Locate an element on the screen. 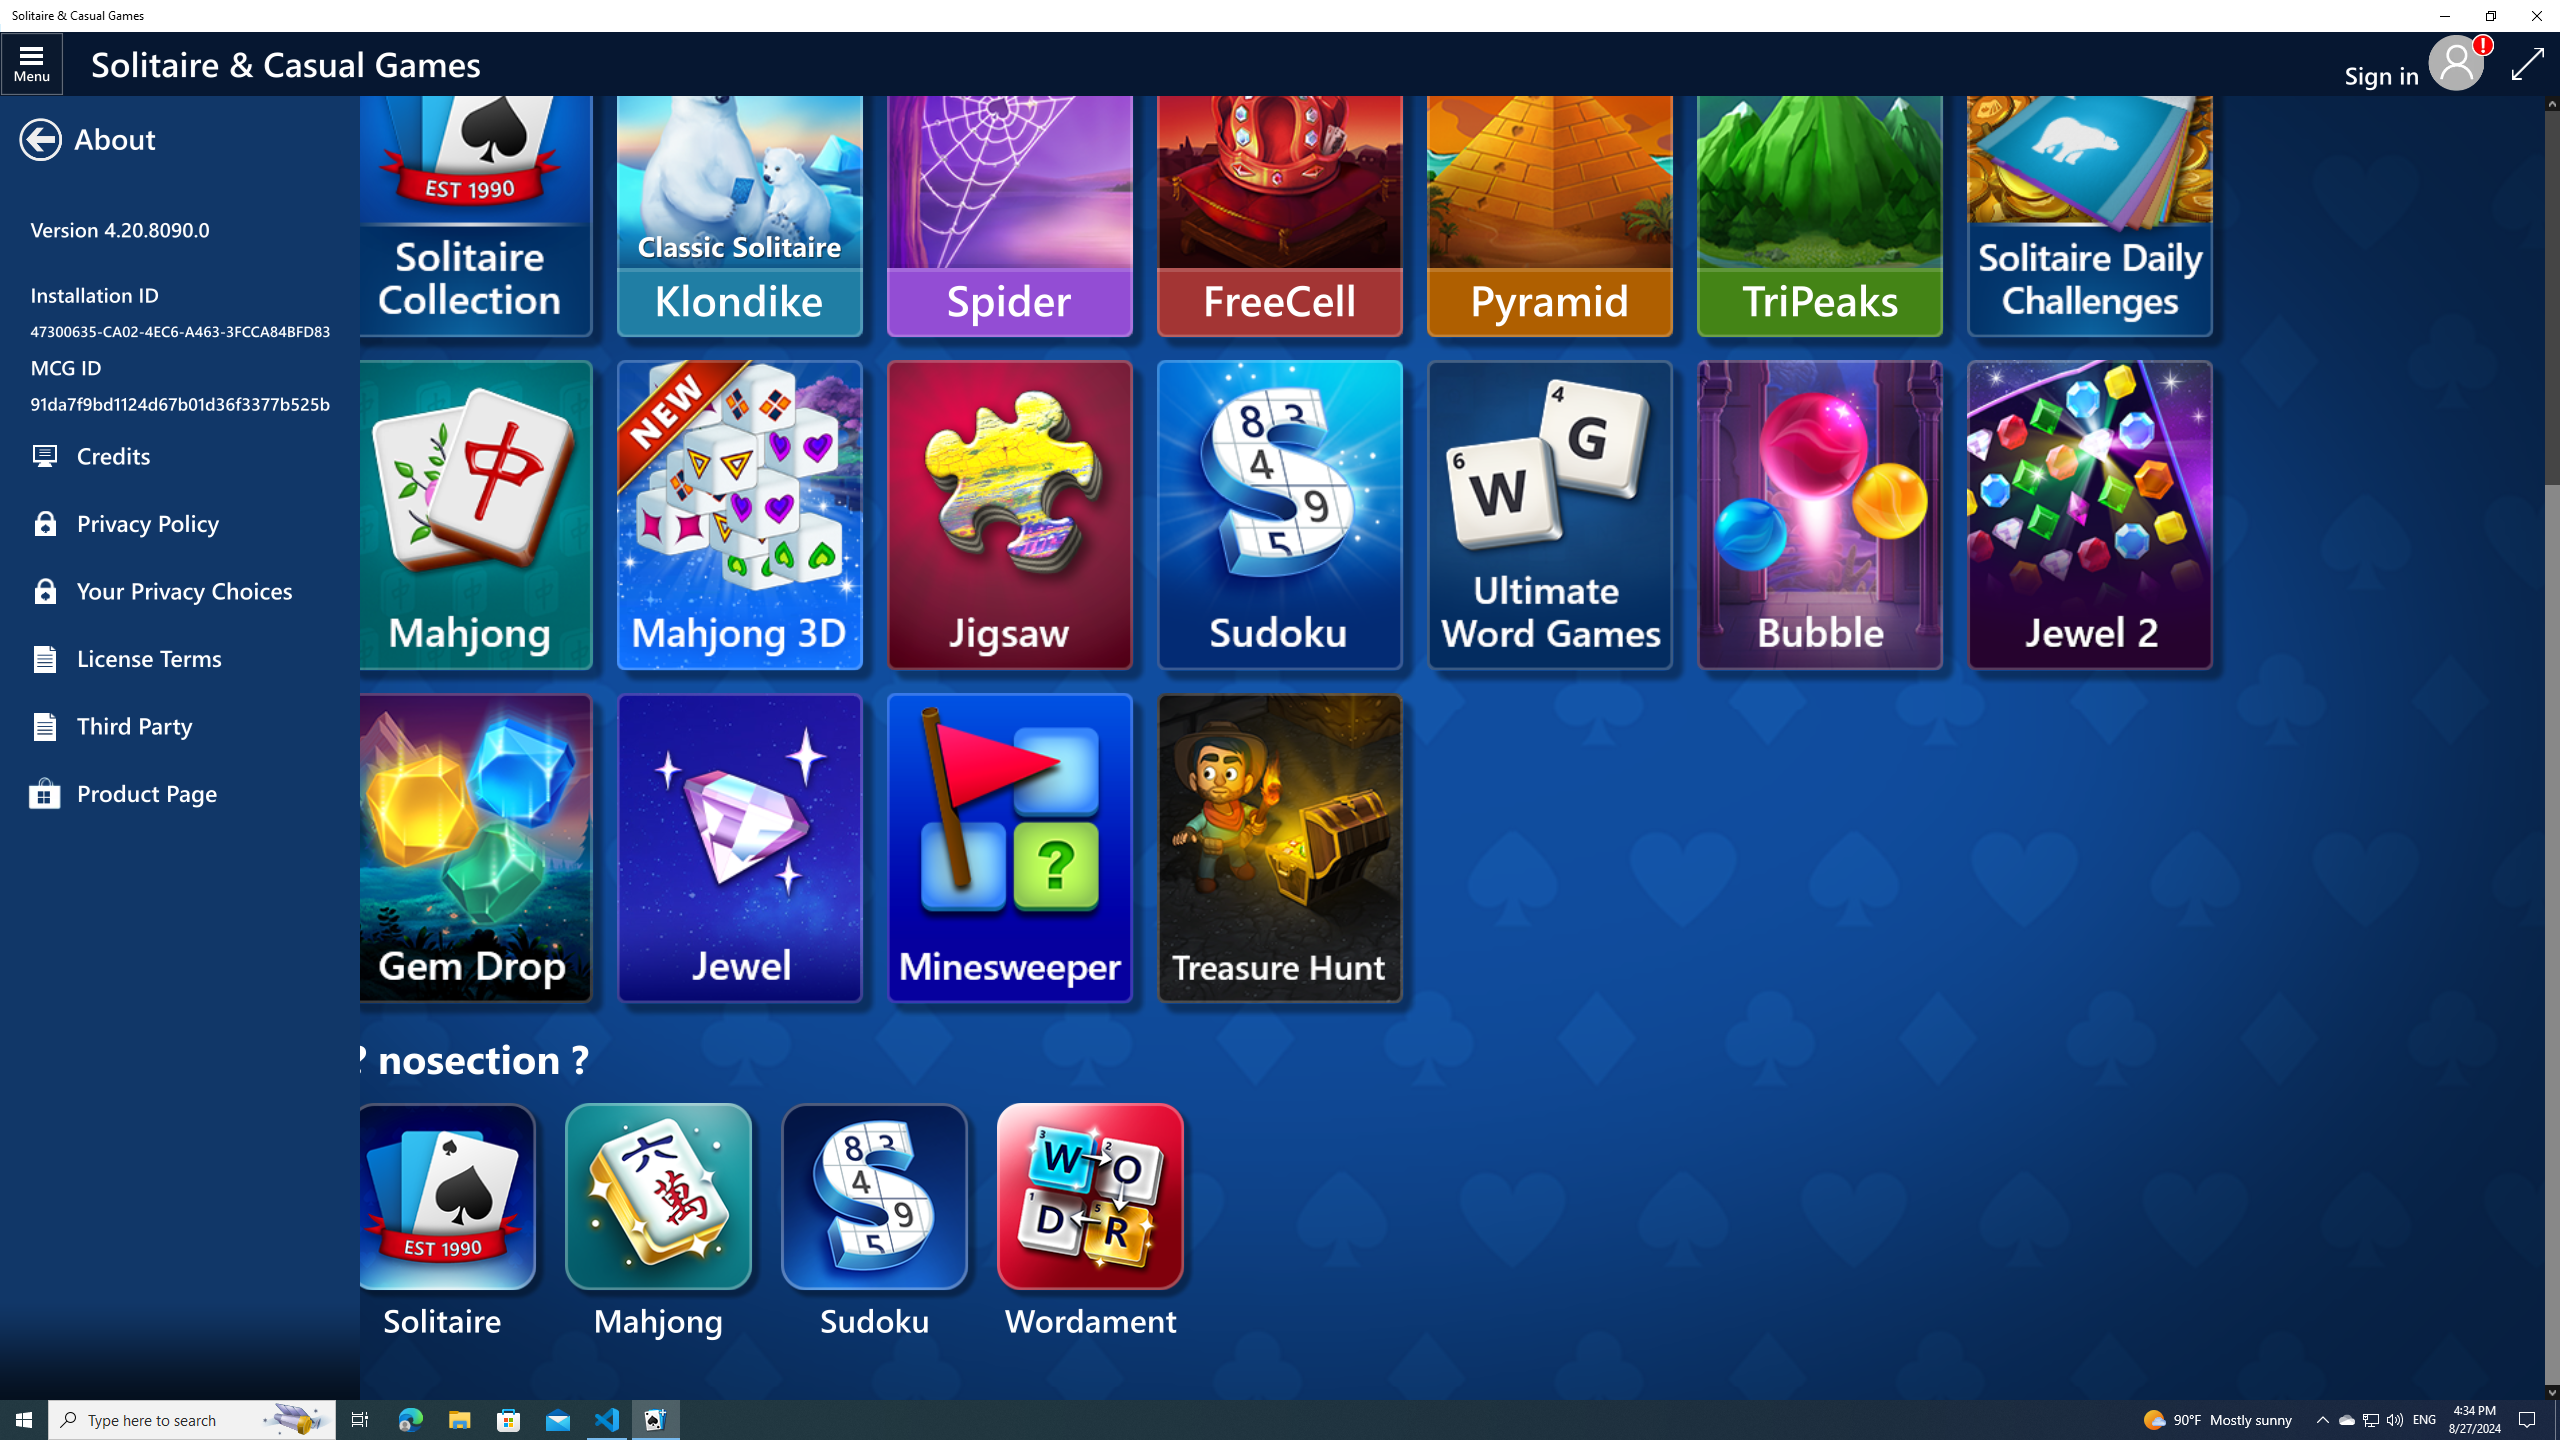 This screenshot has width=2560, height=1440. 'Microsoft Mahjong' is located at coordinates (476, 513).